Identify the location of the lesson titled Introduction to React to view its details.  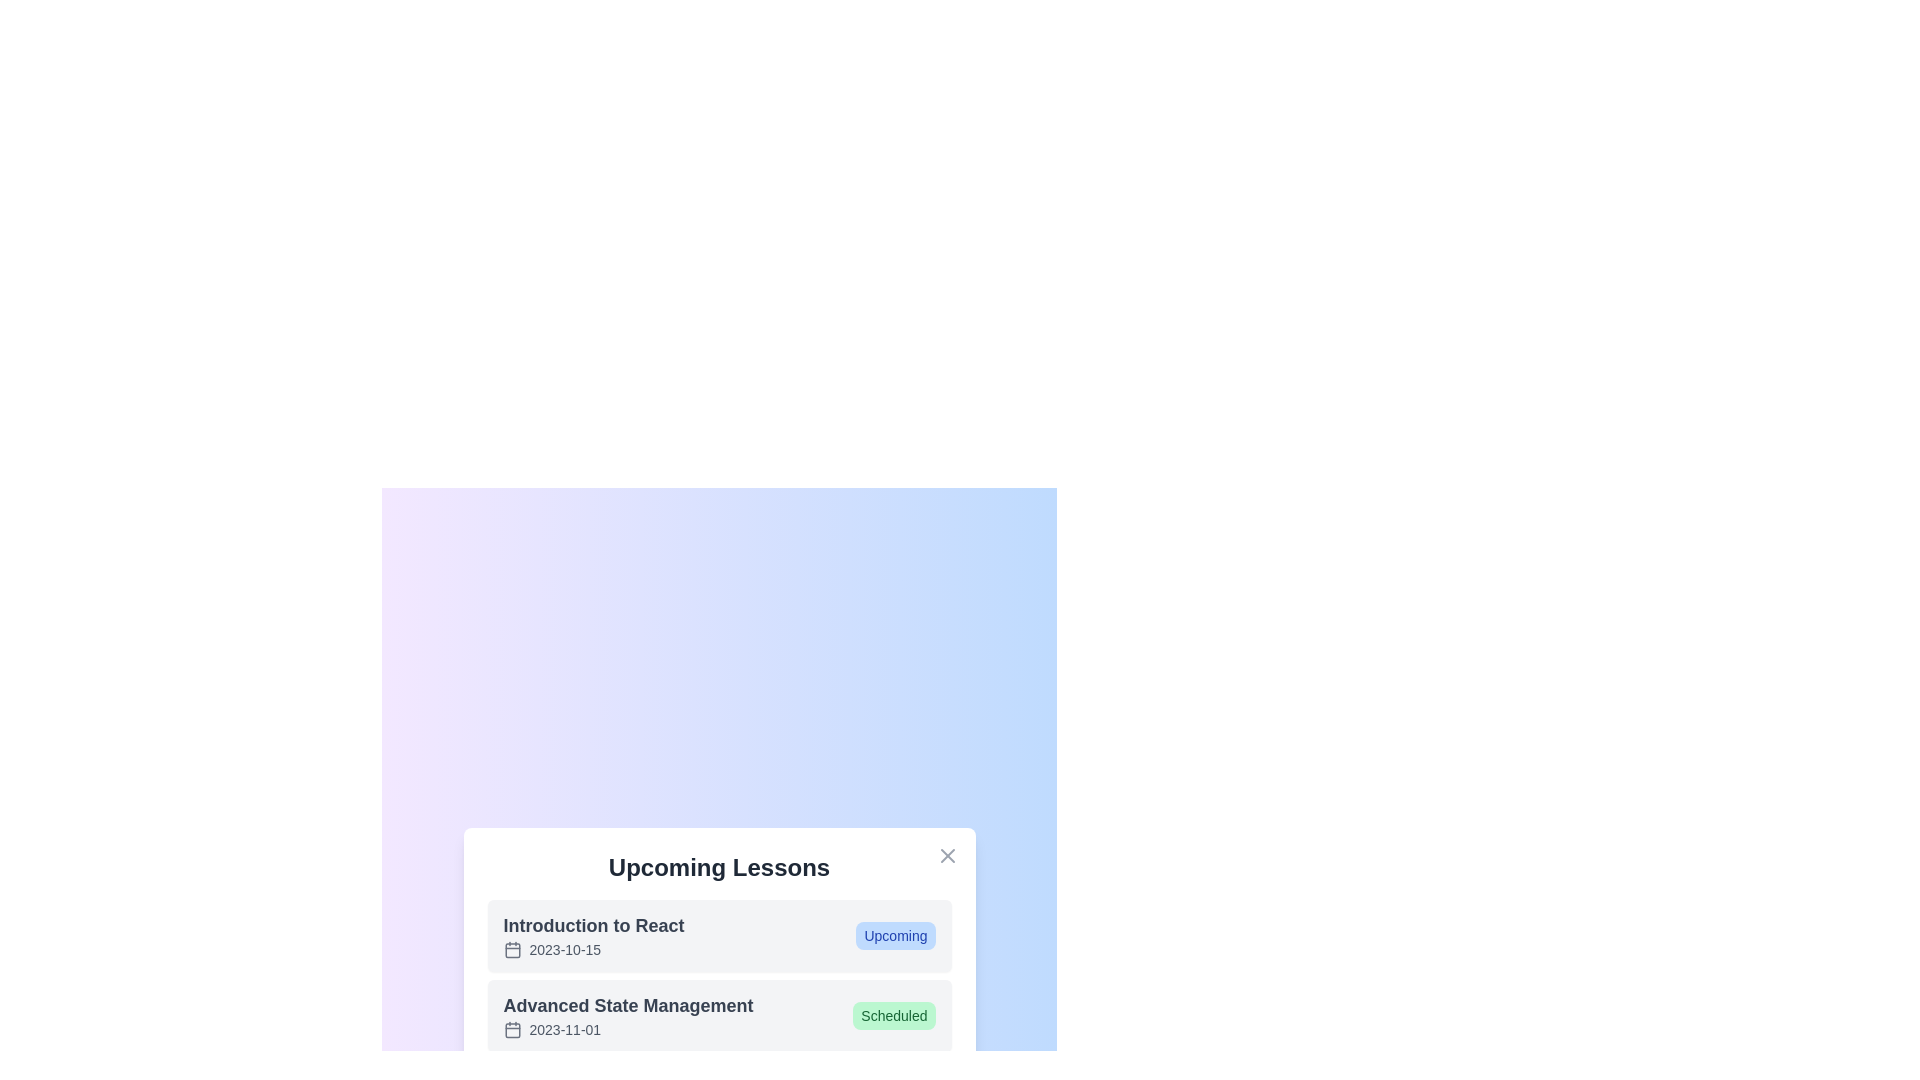
(593, 936).